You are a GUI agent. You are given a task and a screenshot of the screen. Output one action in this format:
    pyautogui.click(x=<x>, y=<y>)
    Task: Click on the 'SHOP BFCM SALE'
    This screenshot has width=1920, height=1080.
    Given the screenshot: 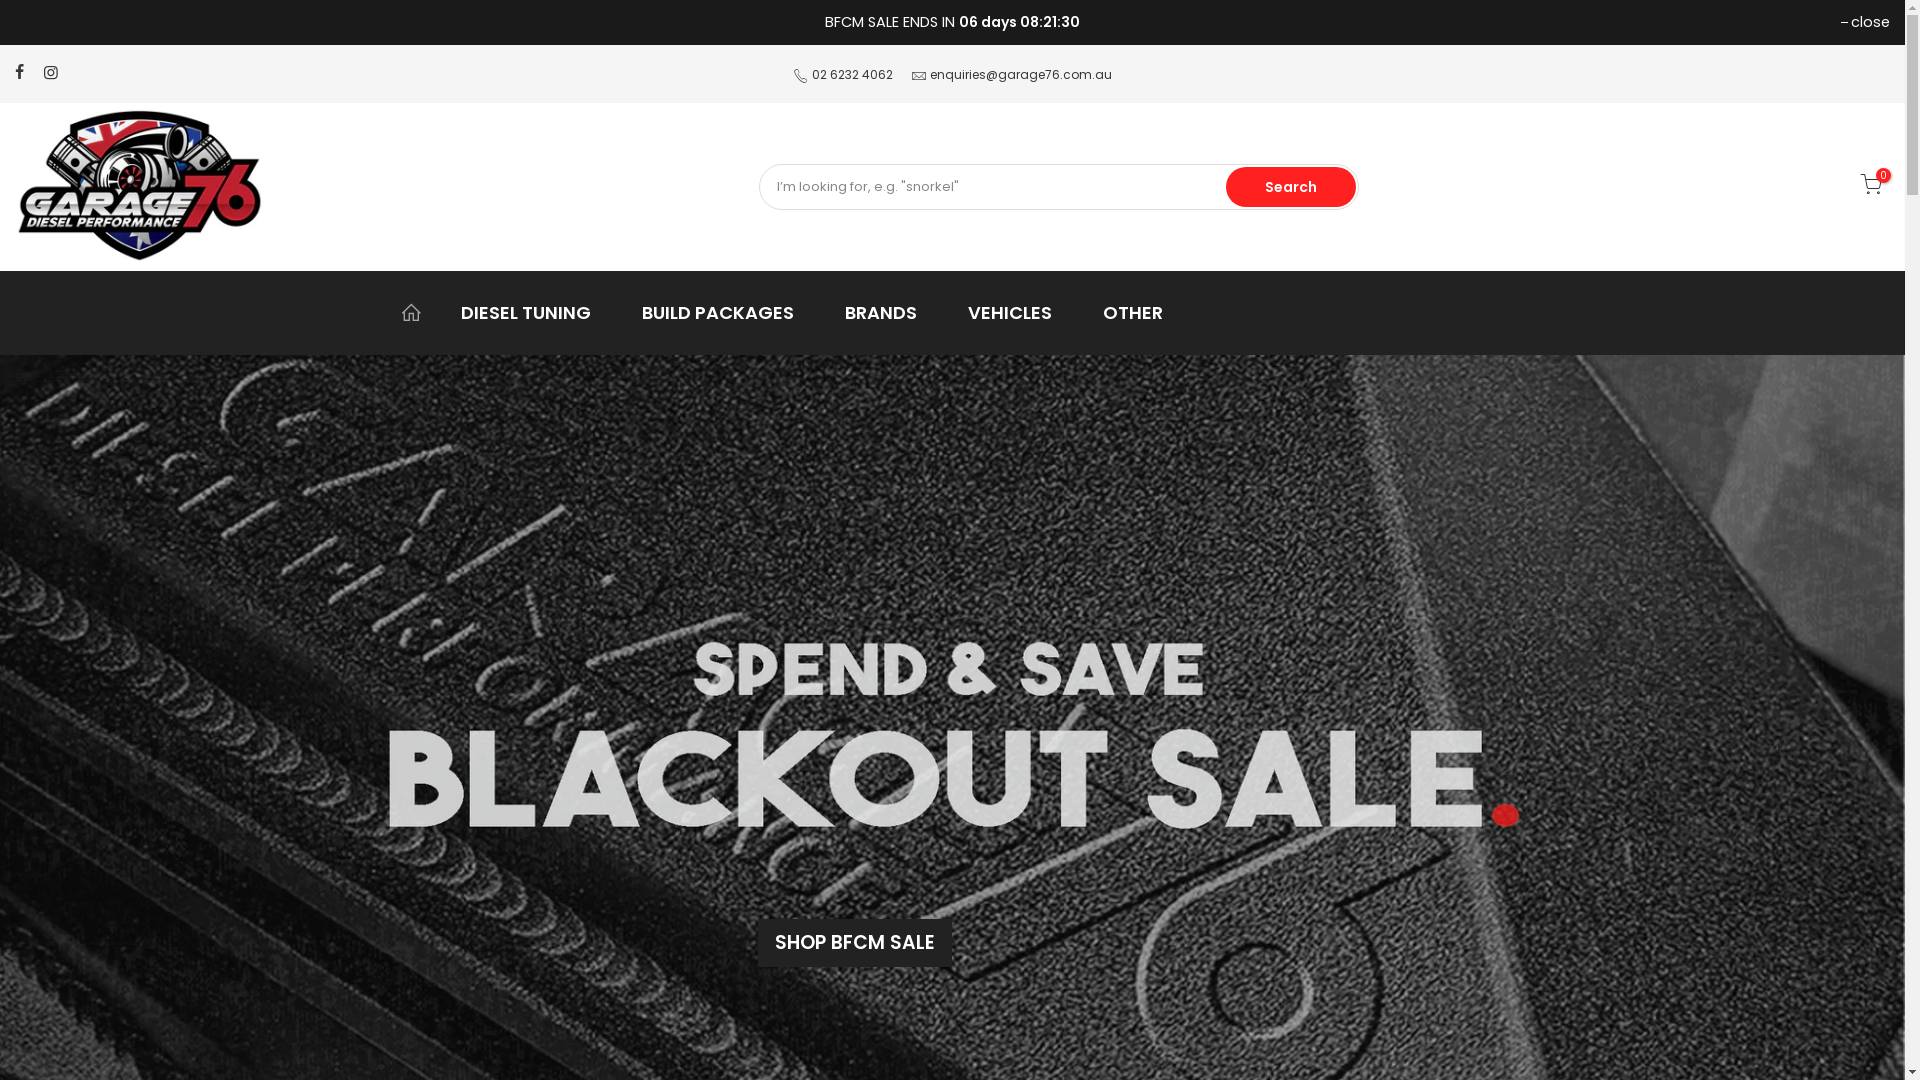 What is the action you would take?
    pyautogui.click(x=854, y=942)
    